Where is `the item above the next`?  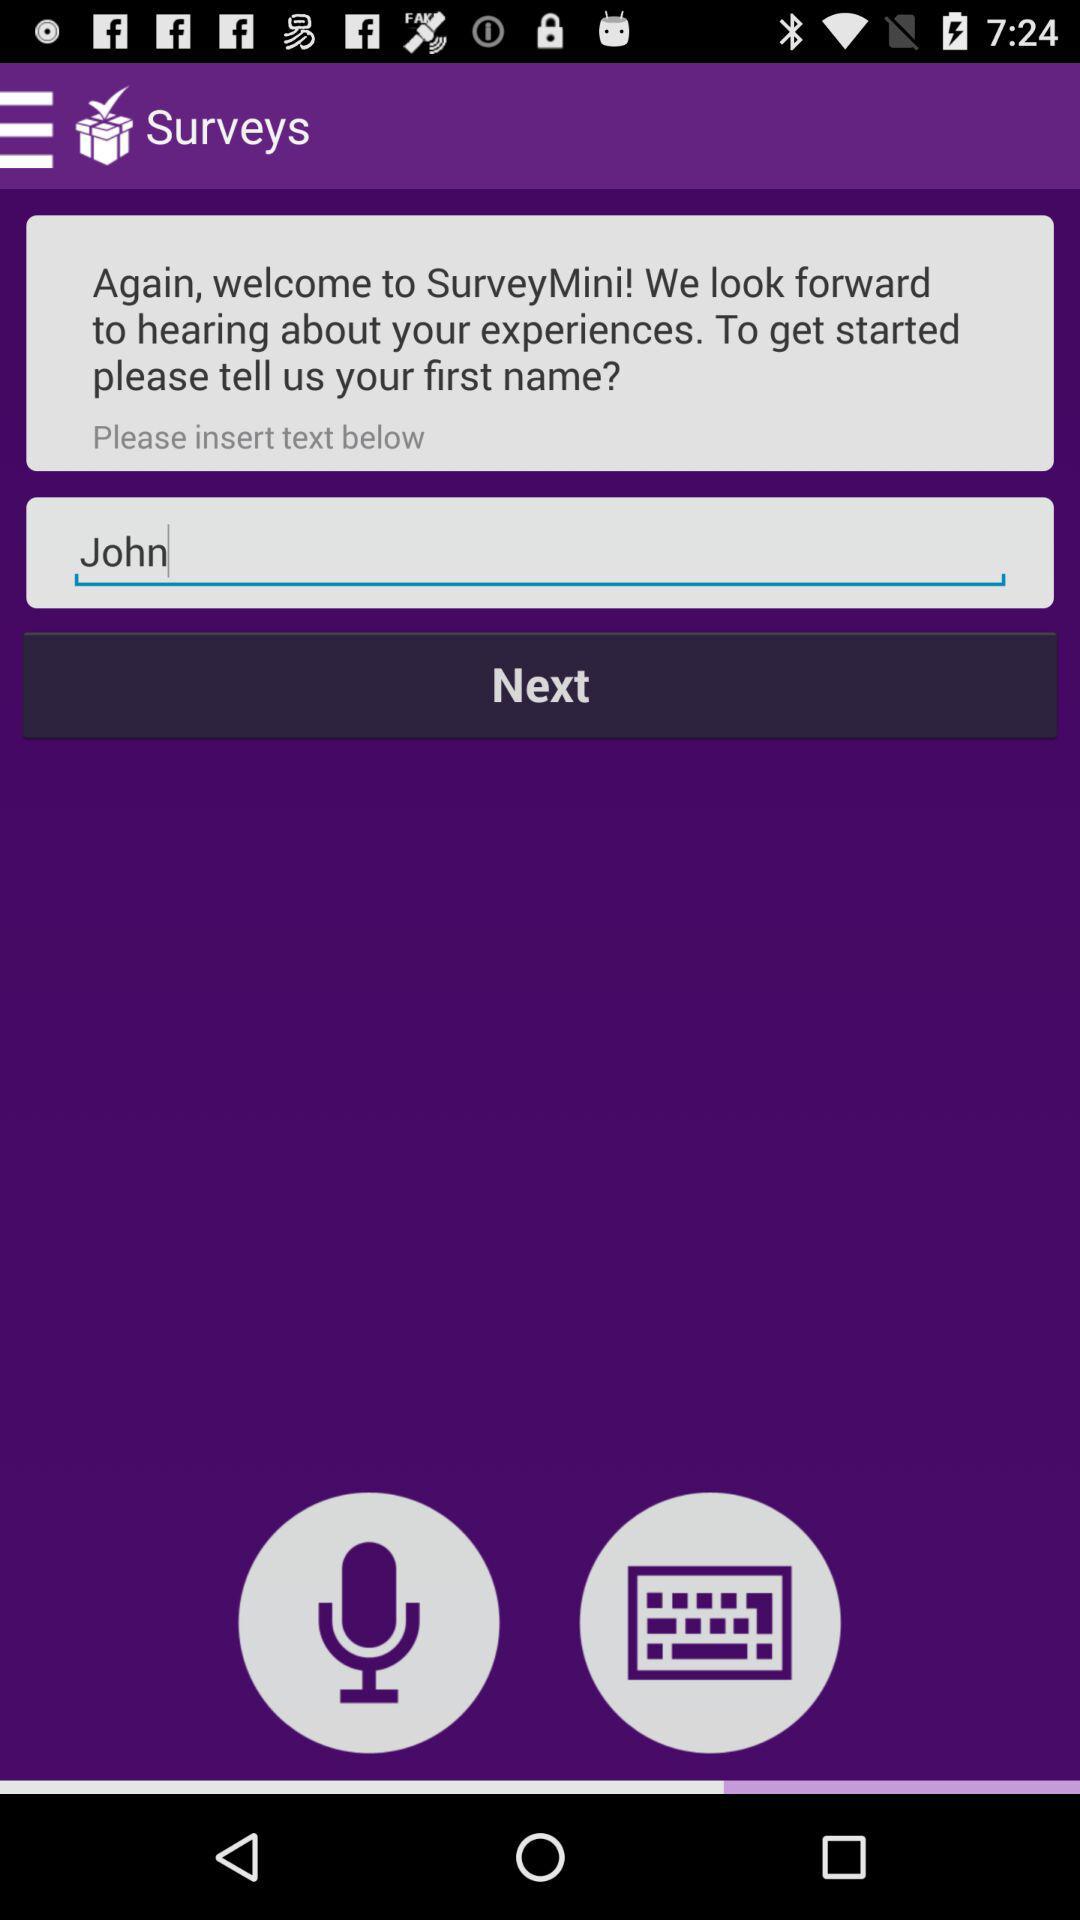 the item above the next is located at coordinates (540, 552).